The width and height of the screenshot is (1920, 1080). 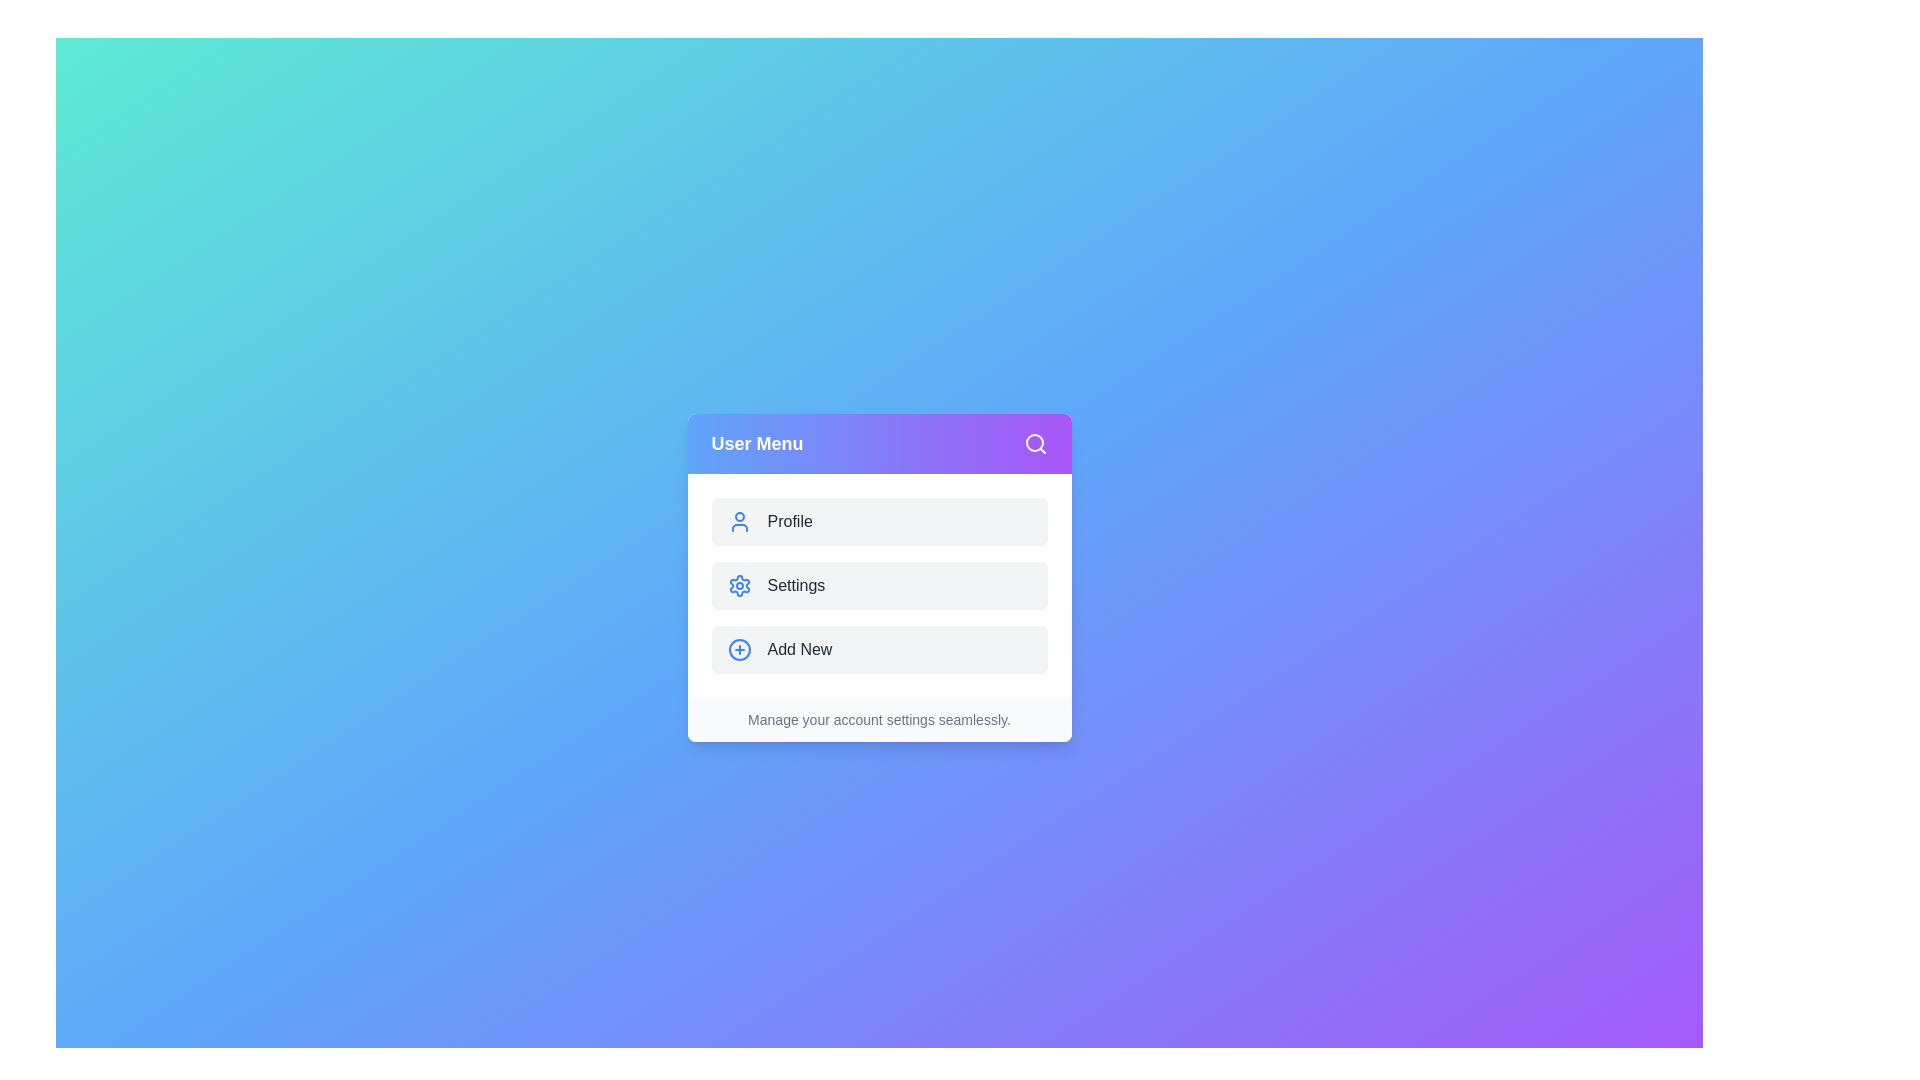 What do you see at coordinates (879, 650) in the screenshot?
I see `the 'Add New' button to navigate to the Add New section` at bounding box center [879, 650].